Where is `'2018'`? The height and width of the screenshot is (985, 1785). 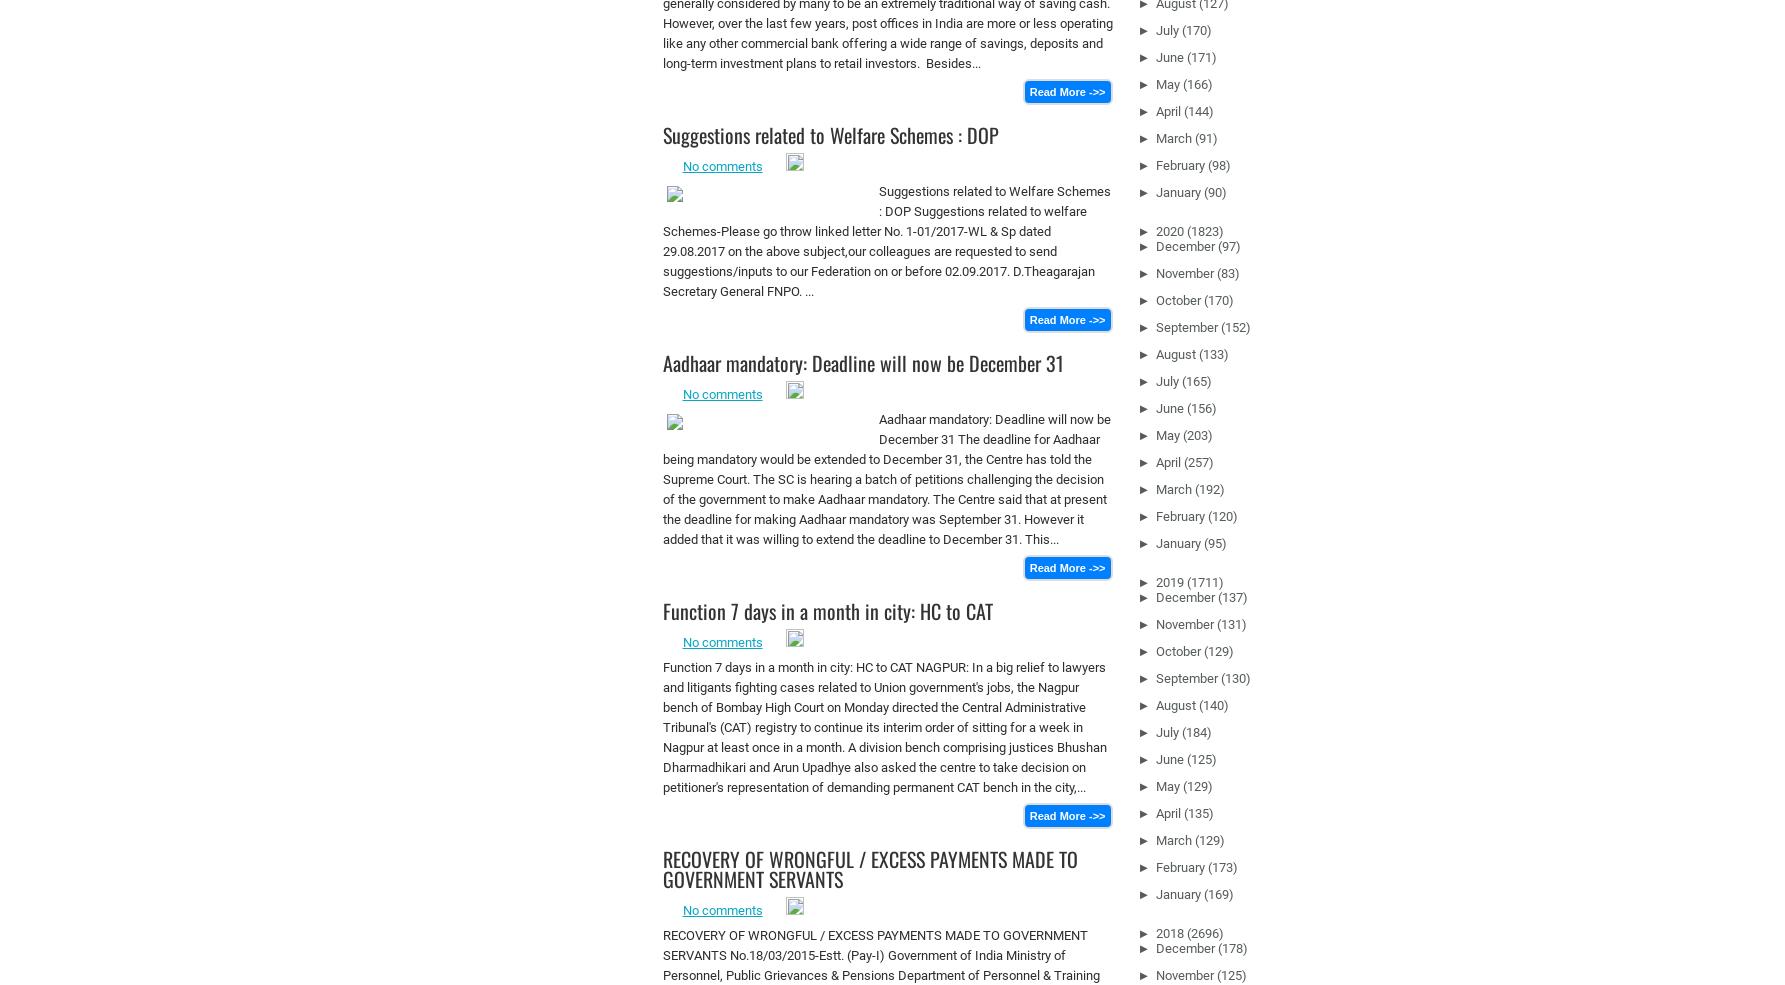
'2018' is located at coordinates (1169, 932).